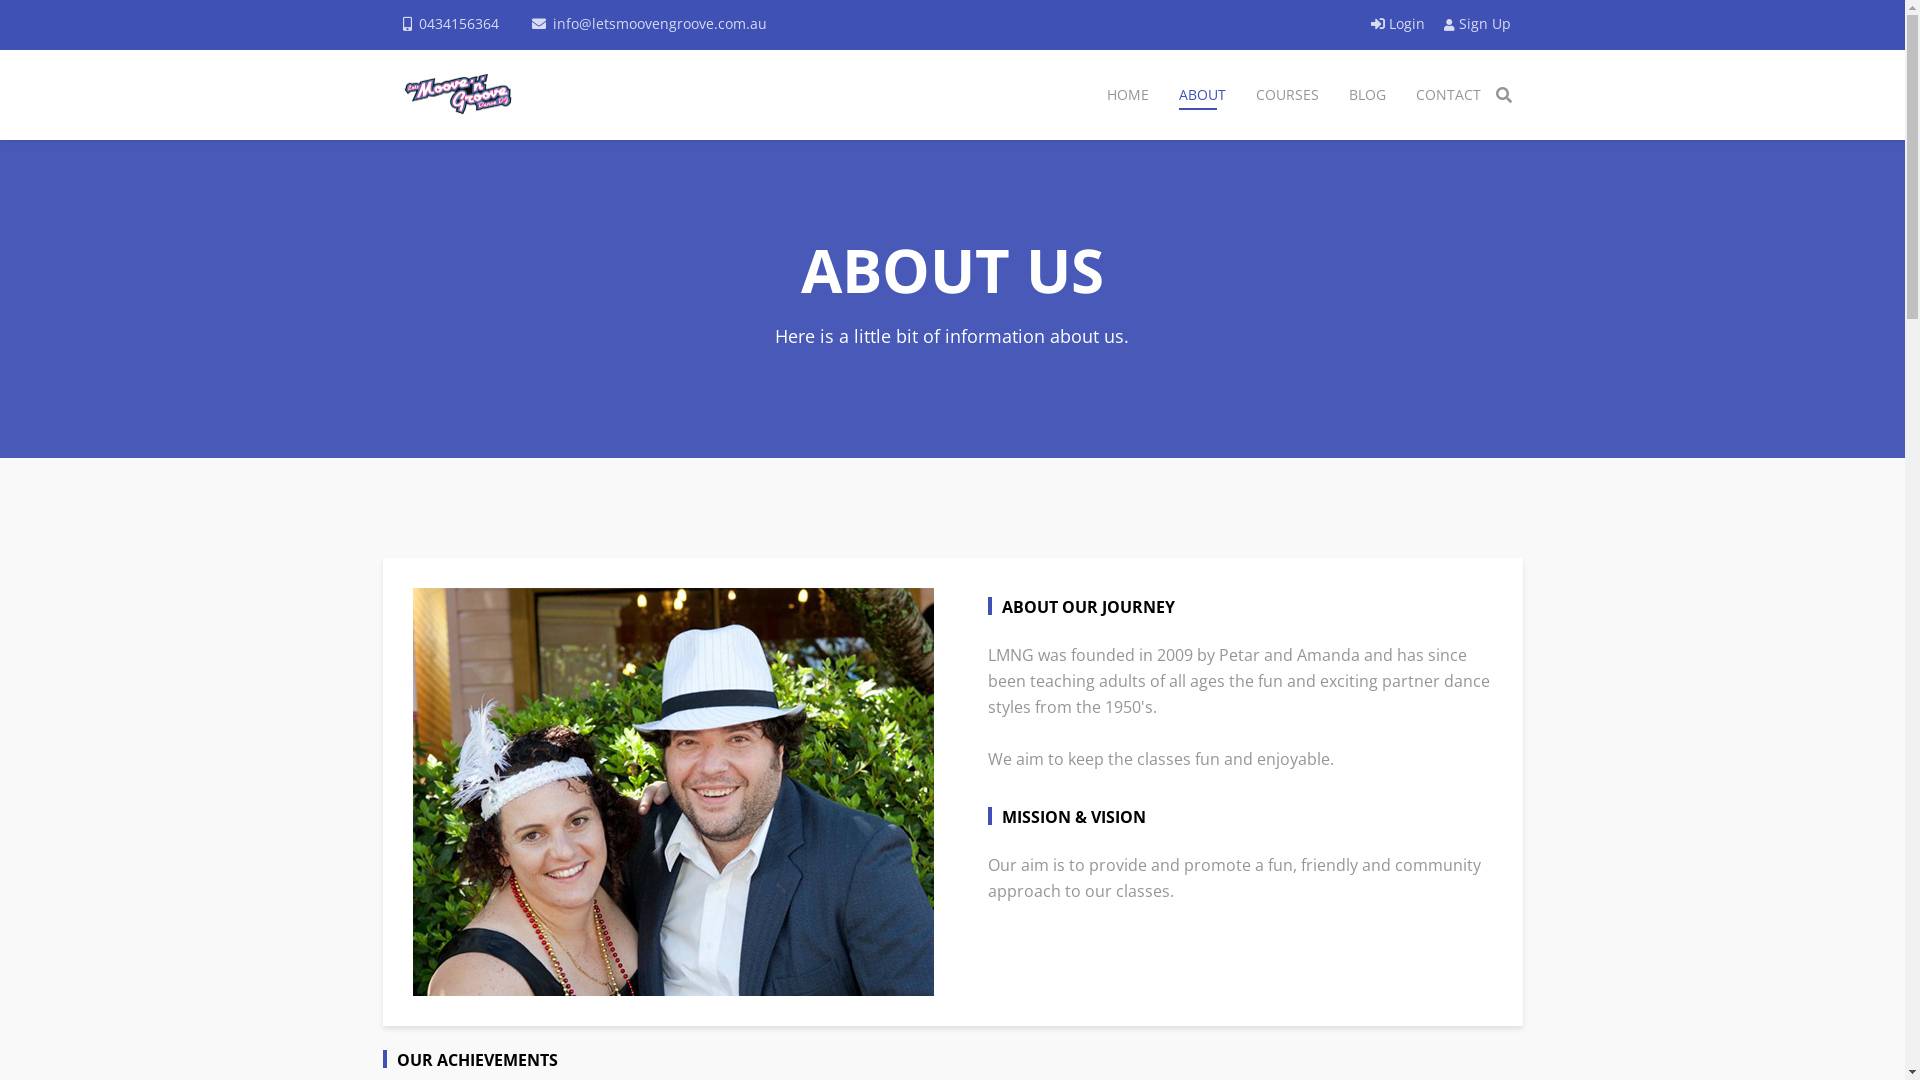 This screenshot has height=1080, width=1920. What do you see at coordinates (1366, 95) in the screenshot?
I see `'BLOG'` at bounding box center [1366, 95].